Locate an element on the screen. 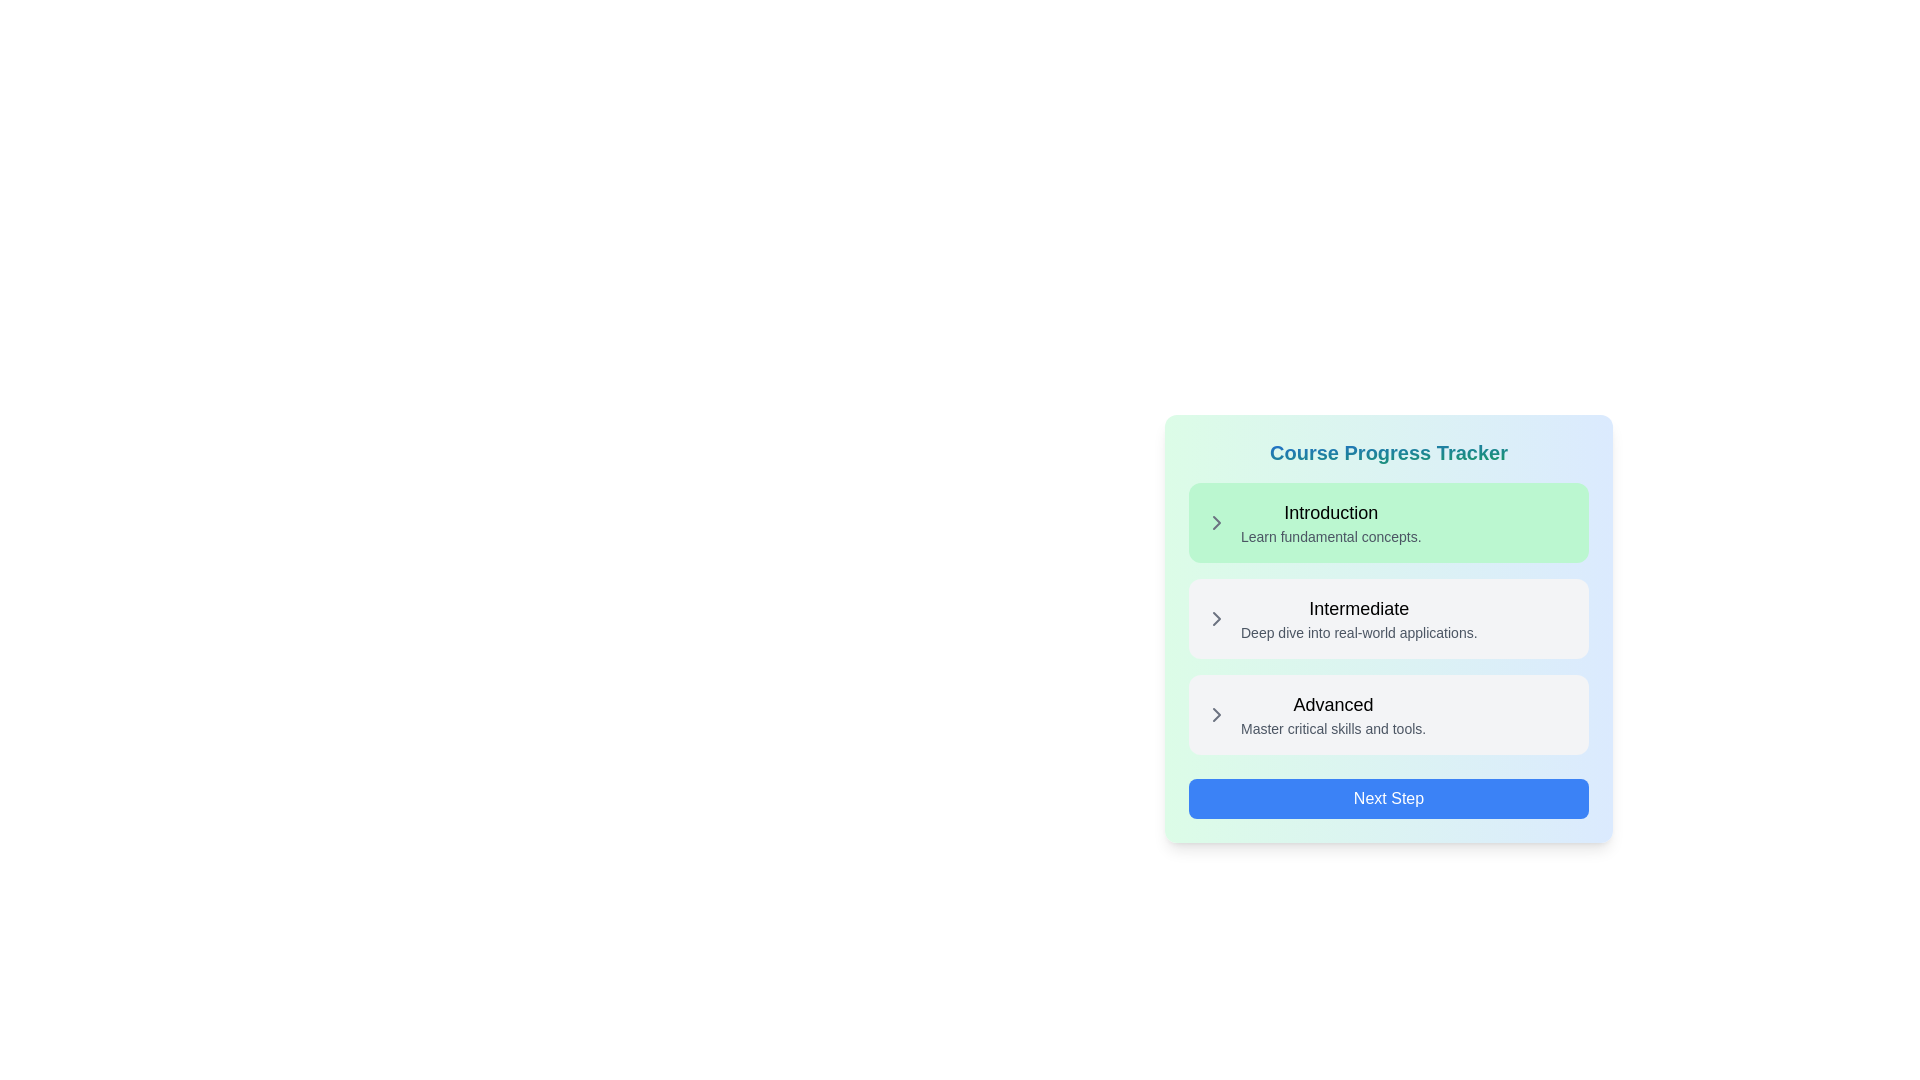 This screenshot has width=1920, height=1080. the chevron icon next to the 'Advanced' section is located at coordinates (1216, 713).